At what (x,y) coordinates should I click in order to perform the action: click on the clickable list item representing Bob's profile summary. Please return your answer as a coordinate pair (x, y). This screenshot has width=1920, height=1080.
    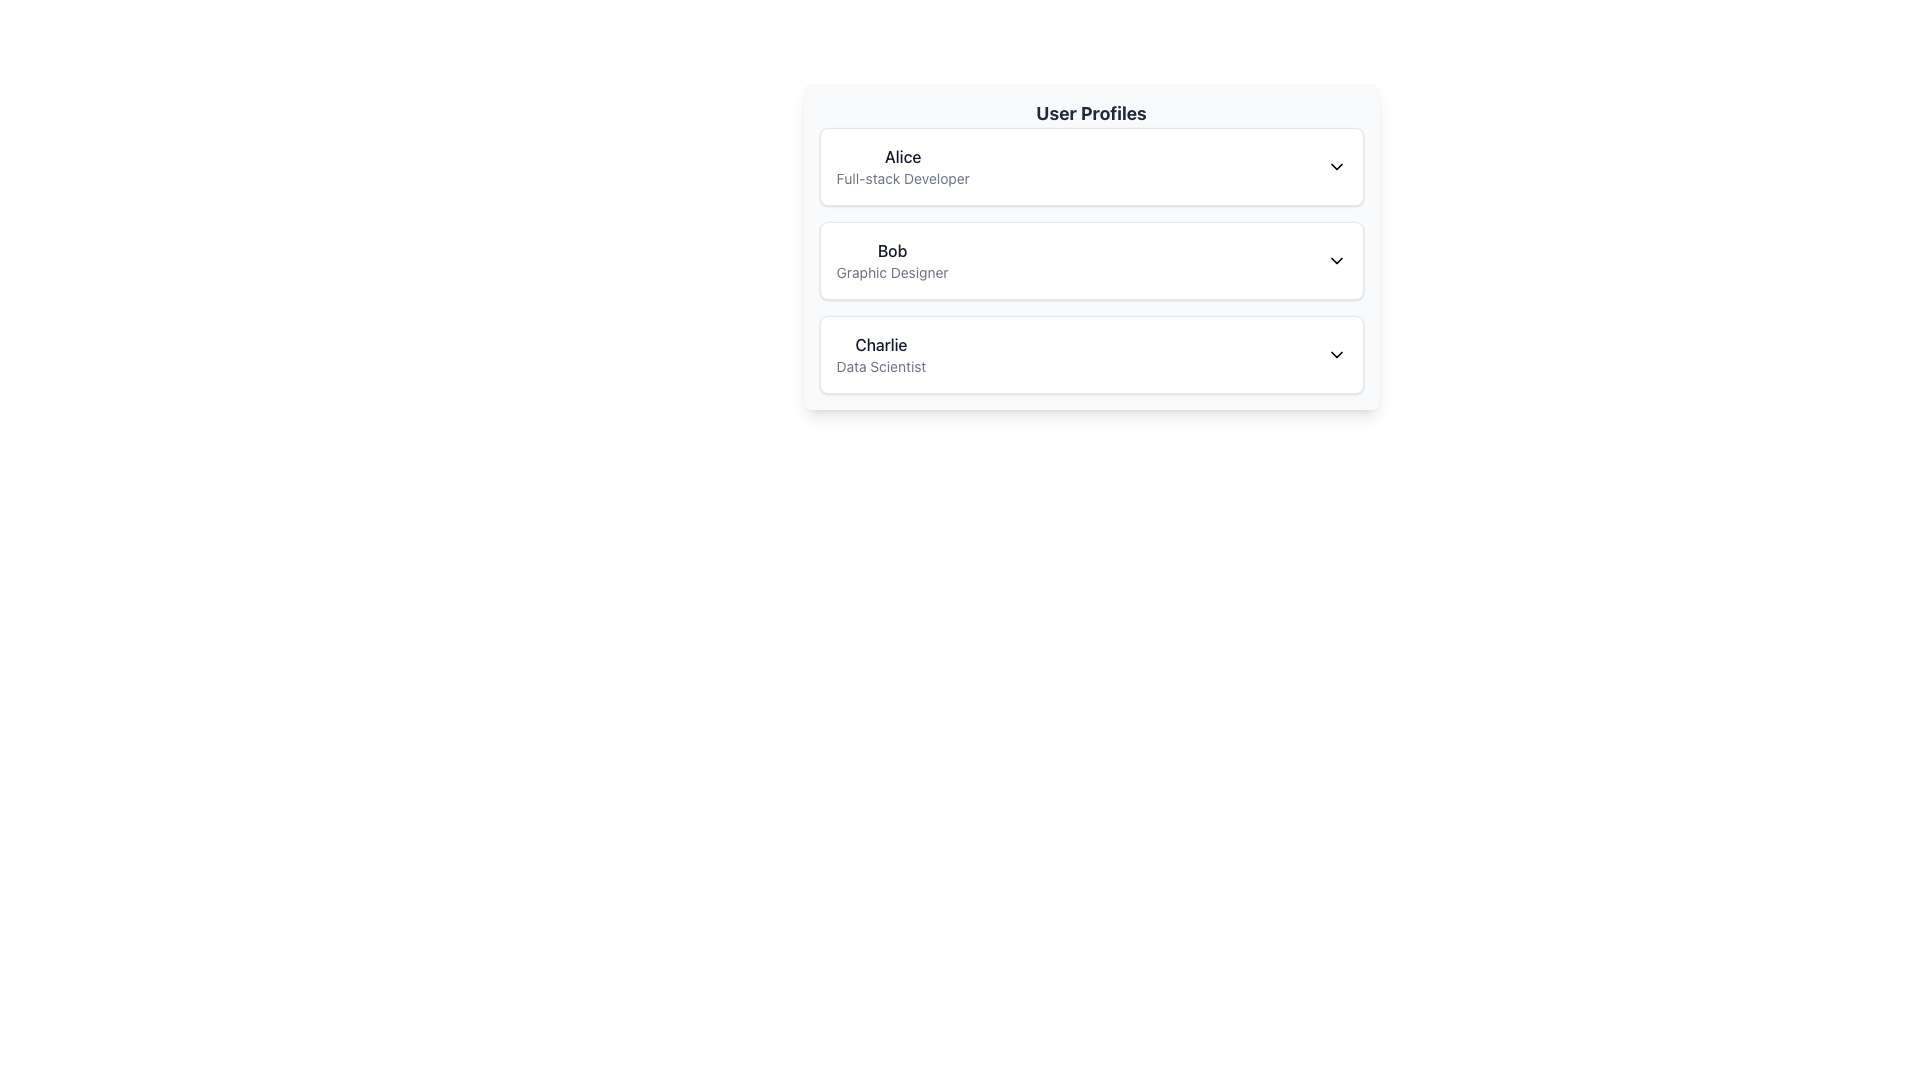
    Looking at the image, I should click on (1090, 260).